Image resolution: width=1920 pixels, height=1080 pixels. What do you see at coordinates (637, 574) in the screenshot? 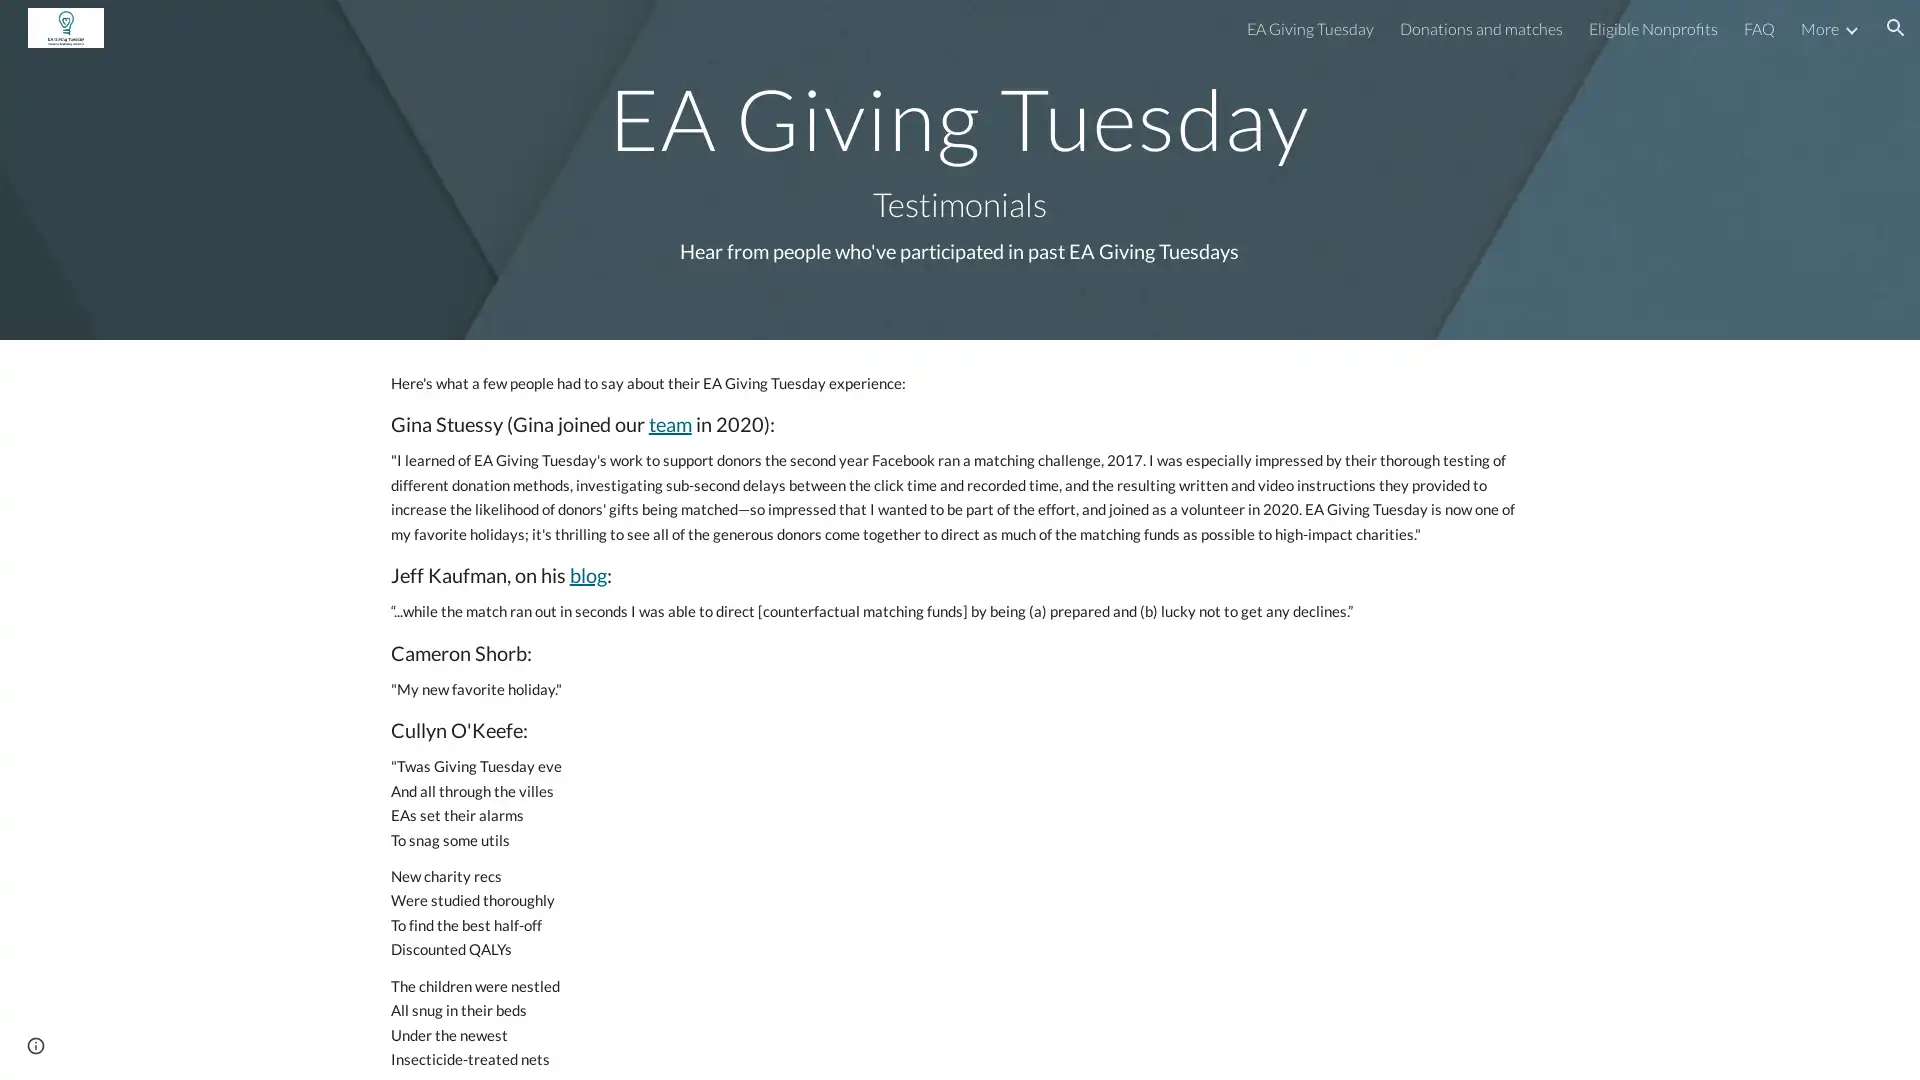
I see `Copy heading link` at bounding box center [637, 574].